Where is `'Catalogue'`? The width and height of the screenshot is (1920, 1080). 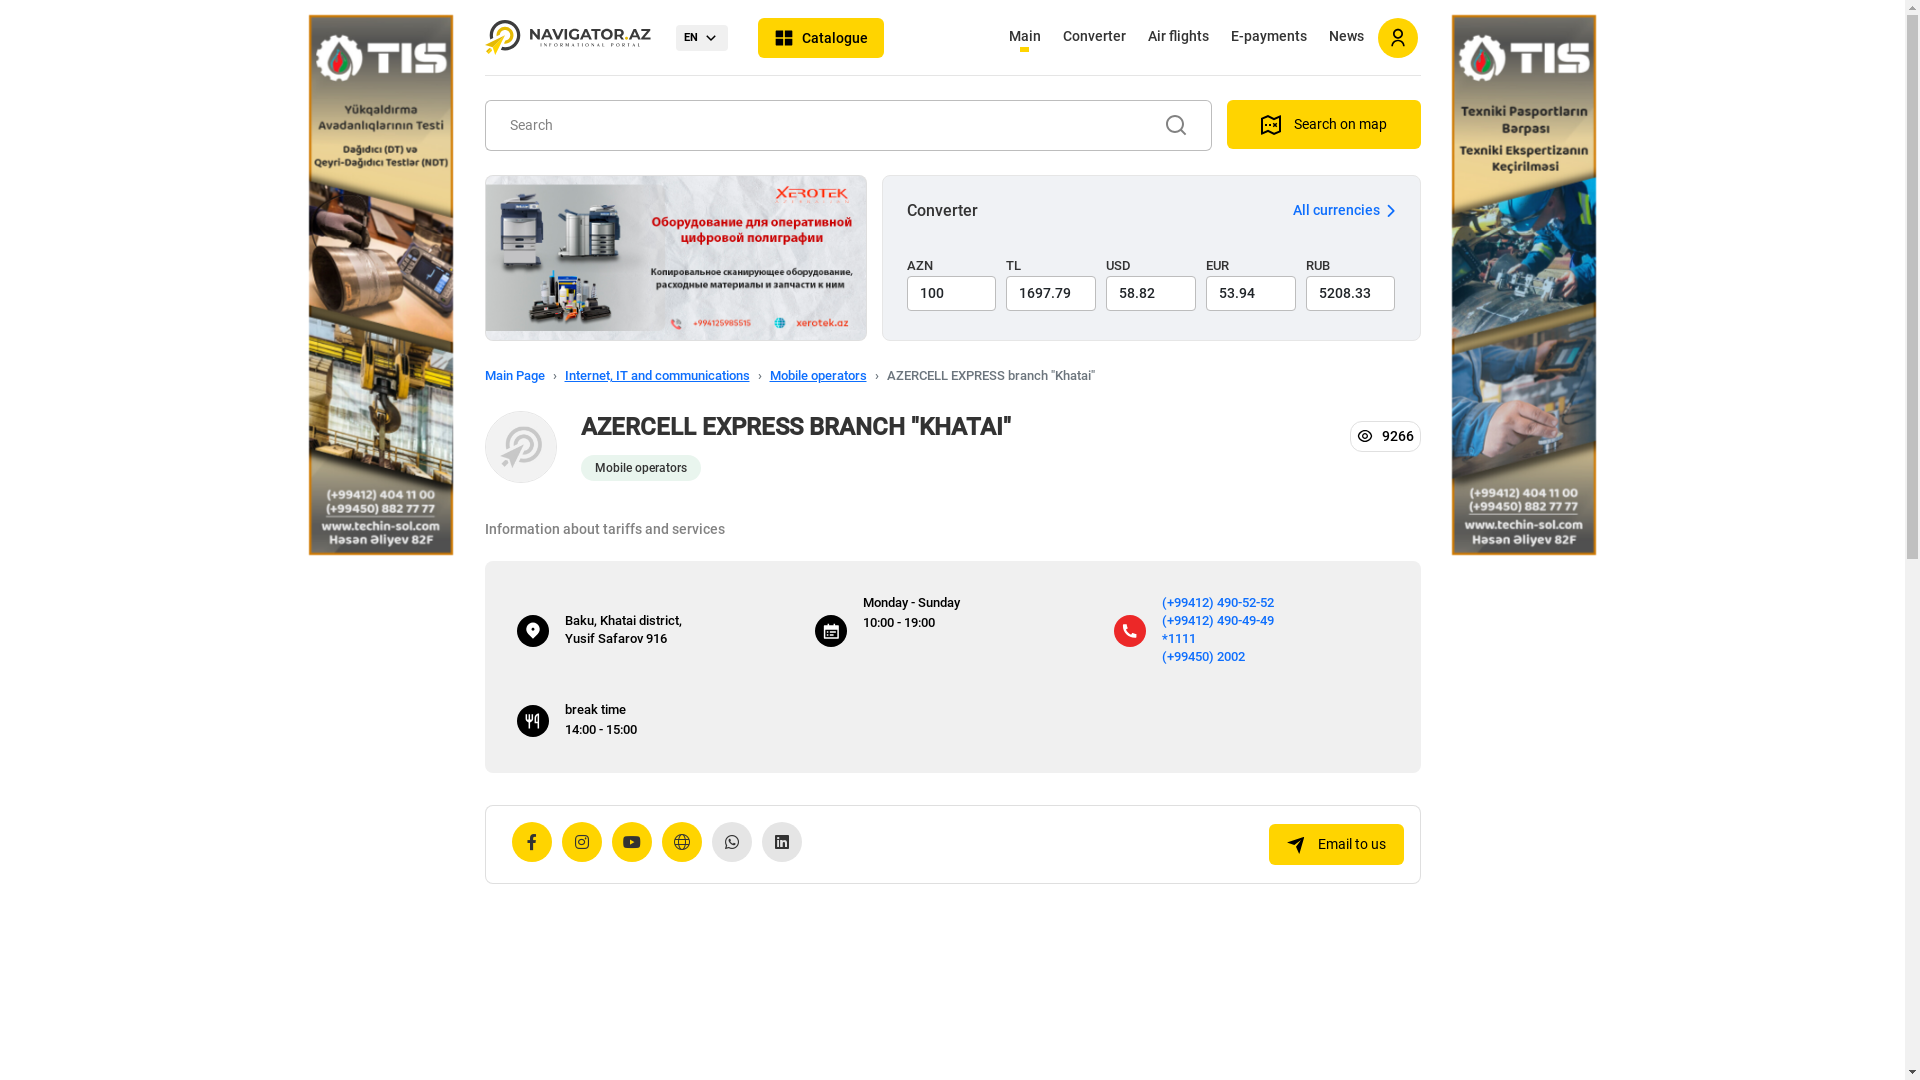 'Catalogue' is located at coordinates (820, 38).